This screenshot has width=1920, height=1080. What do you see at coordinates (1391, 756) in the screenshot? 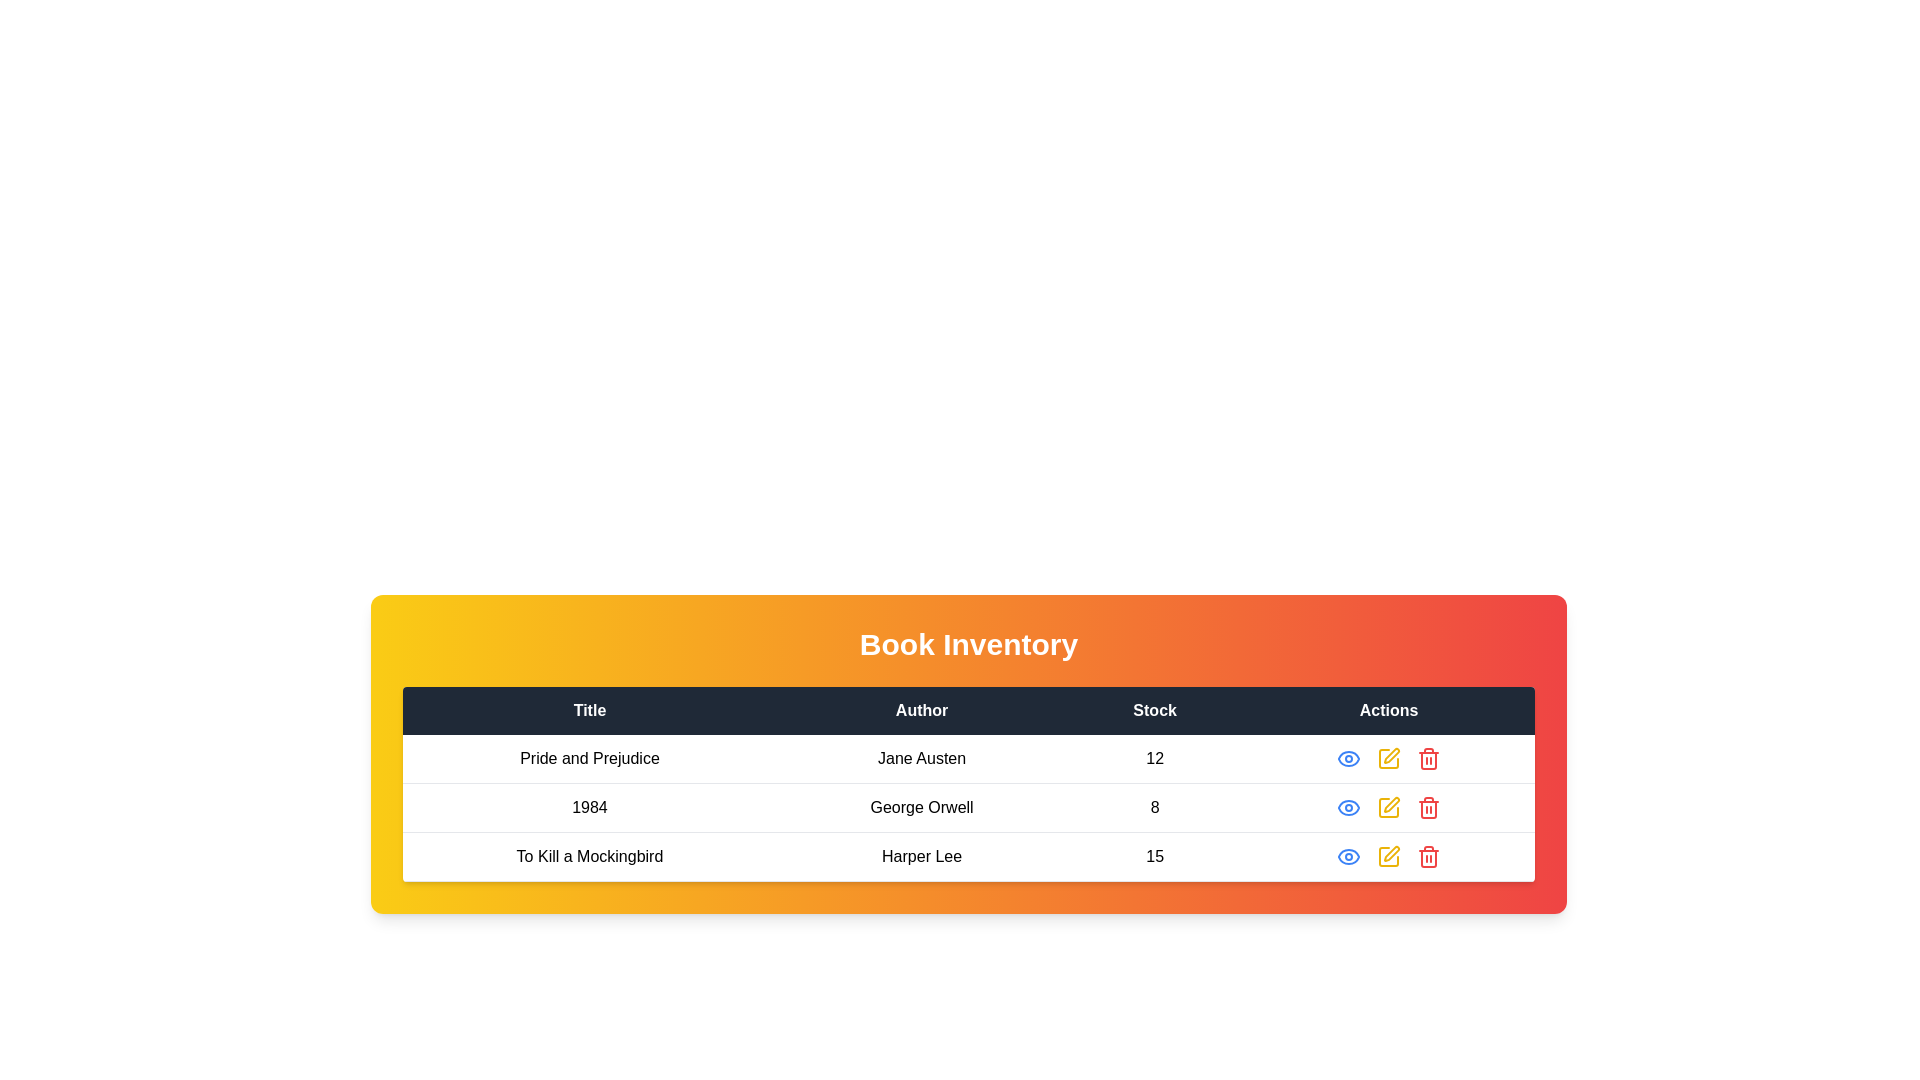
I see `the 'Edit' button in the 'Actions' column of the table for the book 'Pride and Prejudice'` at bounding box center [1391, 756].